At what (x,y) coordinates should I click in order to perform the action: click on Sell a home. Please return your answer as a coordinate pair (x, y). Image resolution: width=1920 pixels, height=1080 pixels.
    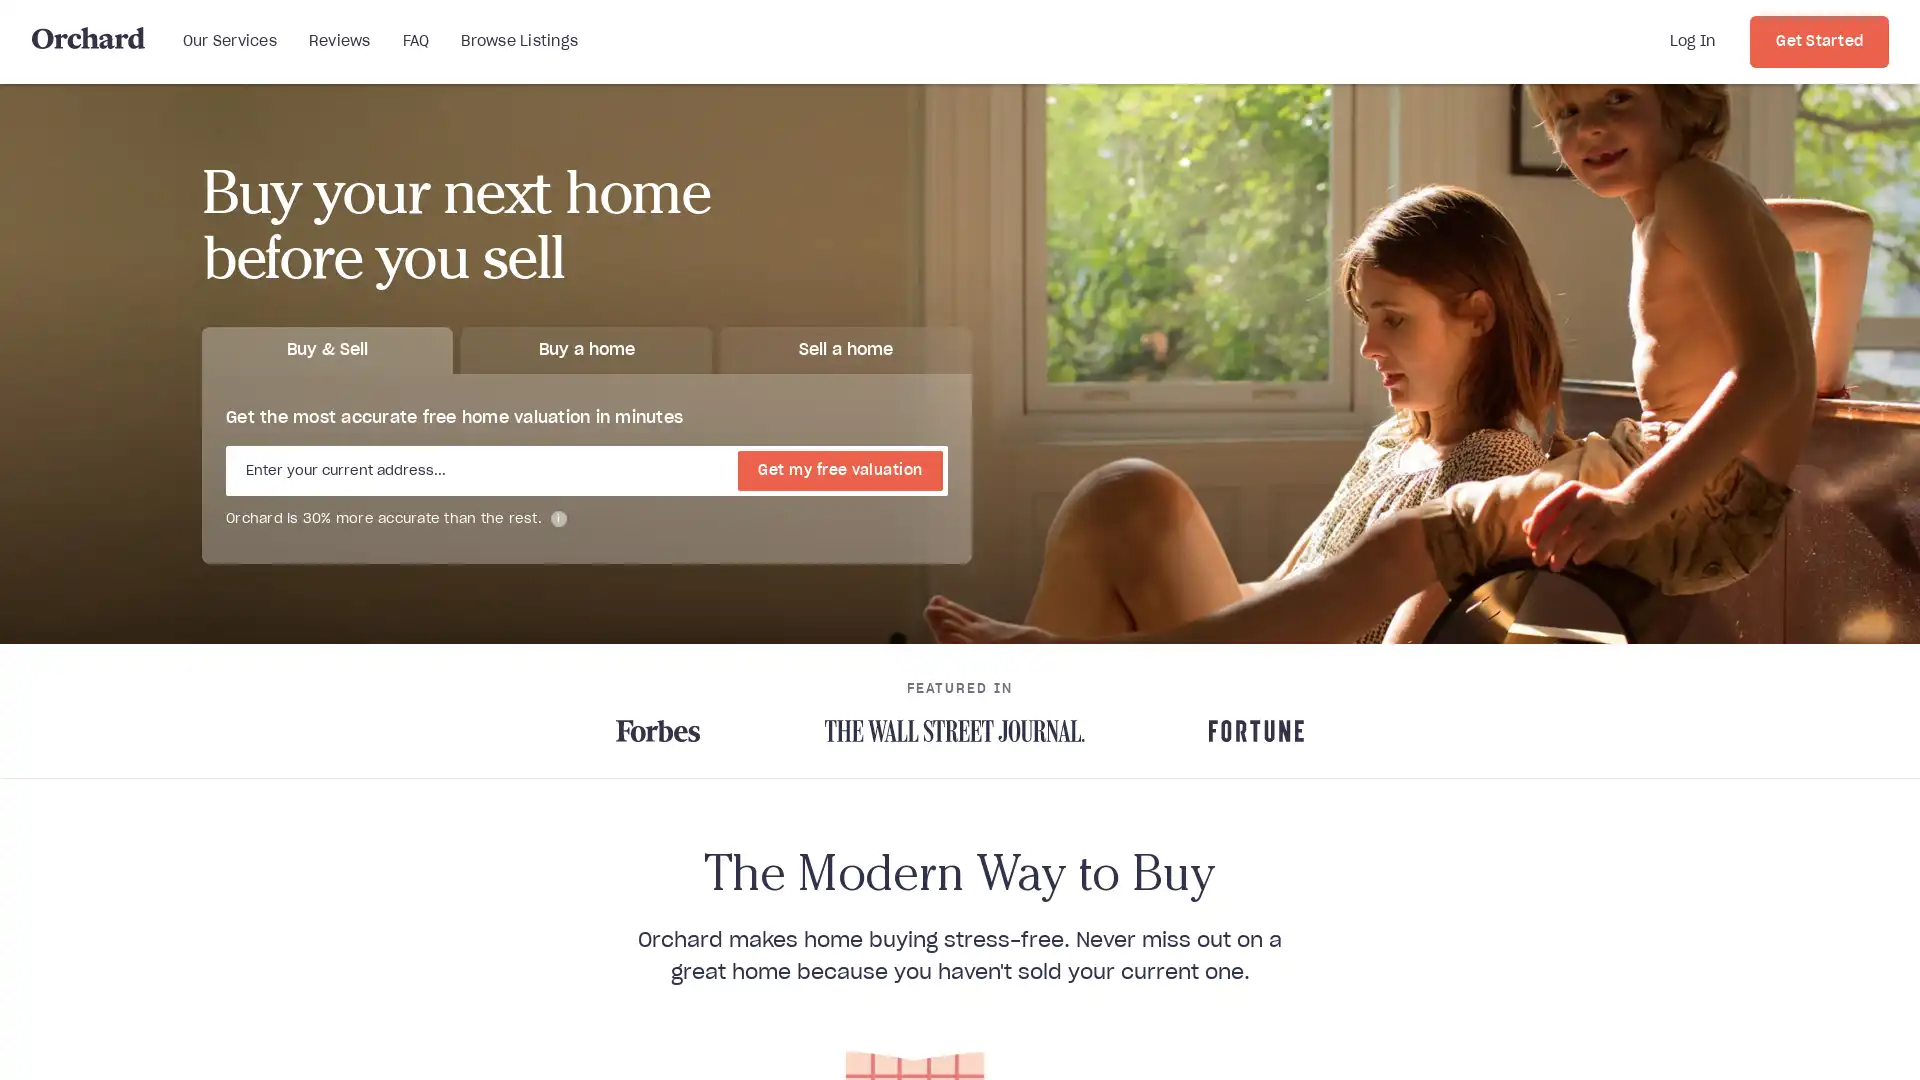
    Looking at the image, I should click on (845, 348).